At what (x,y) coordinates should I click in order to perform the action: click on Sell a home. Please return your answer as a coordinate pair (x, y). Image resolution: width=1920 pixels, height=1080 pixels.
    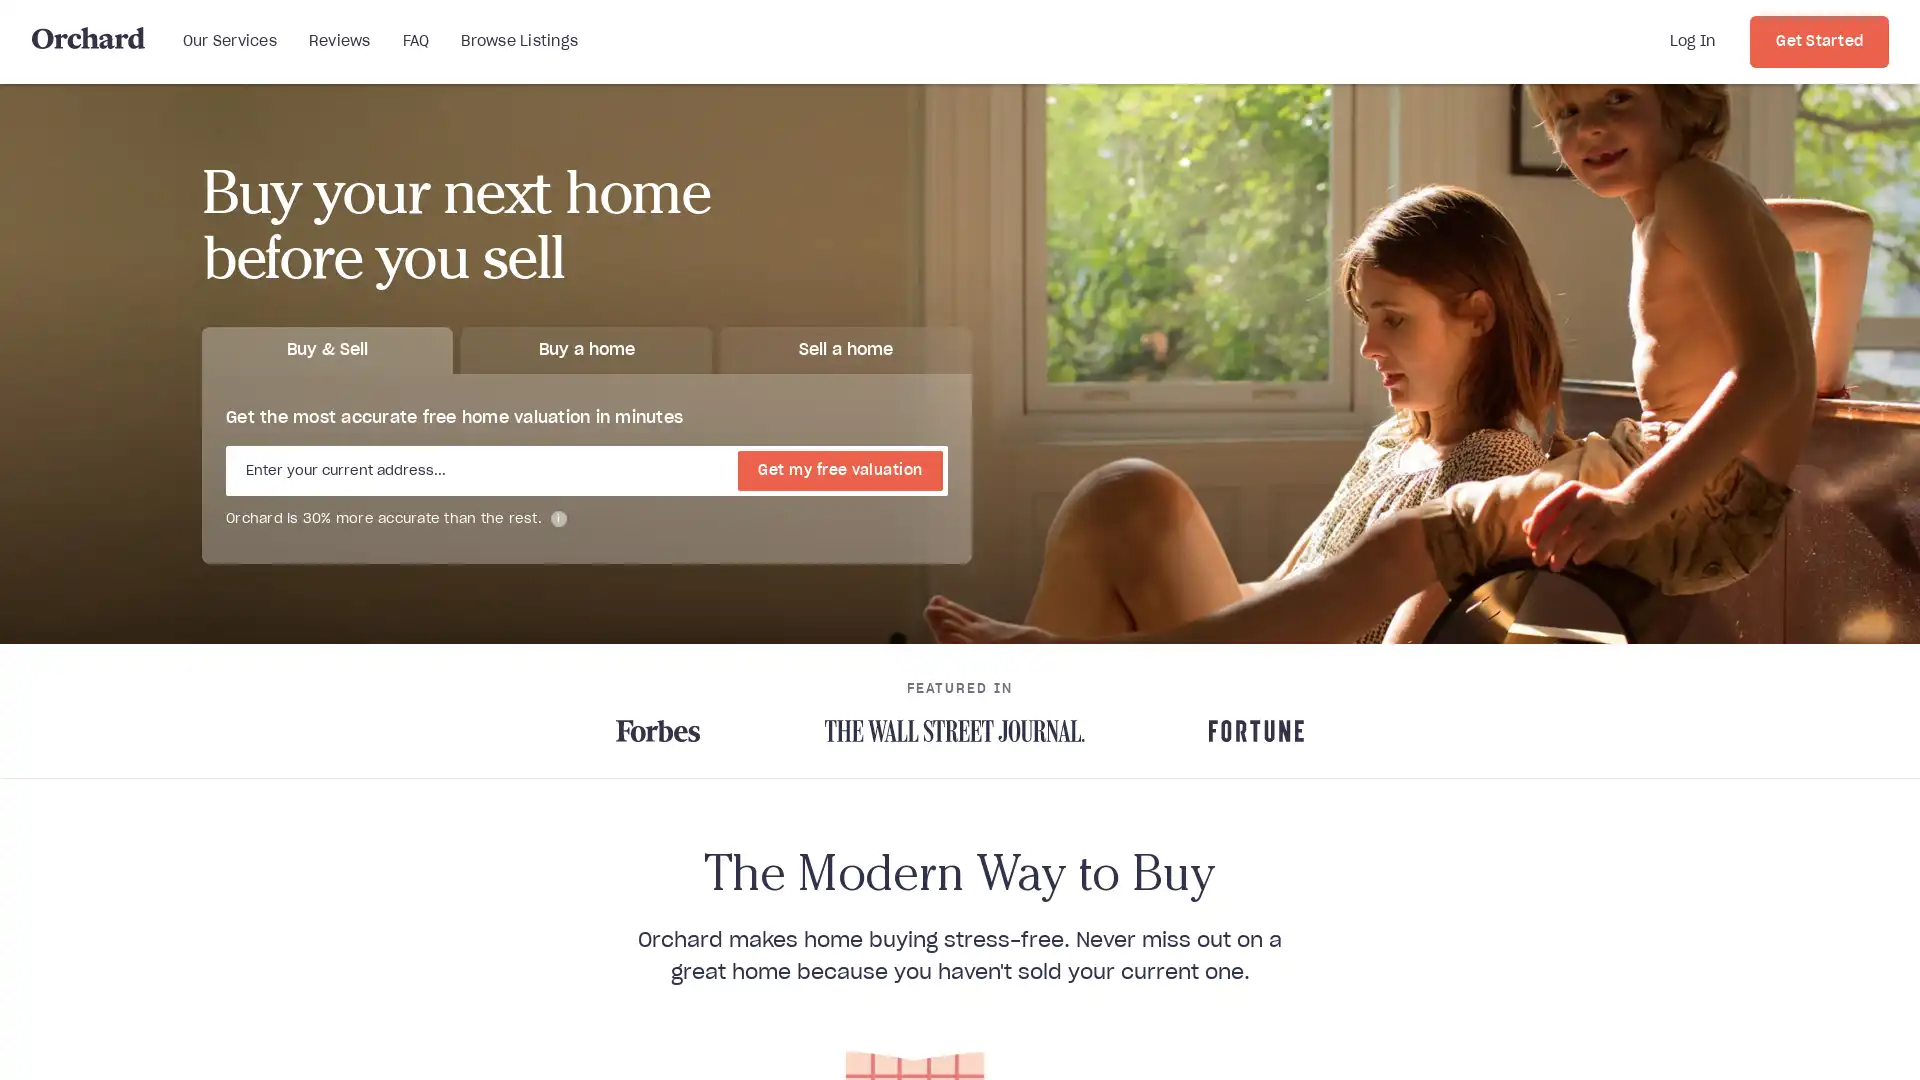
    Looking at the image, I should click on (845, 348).